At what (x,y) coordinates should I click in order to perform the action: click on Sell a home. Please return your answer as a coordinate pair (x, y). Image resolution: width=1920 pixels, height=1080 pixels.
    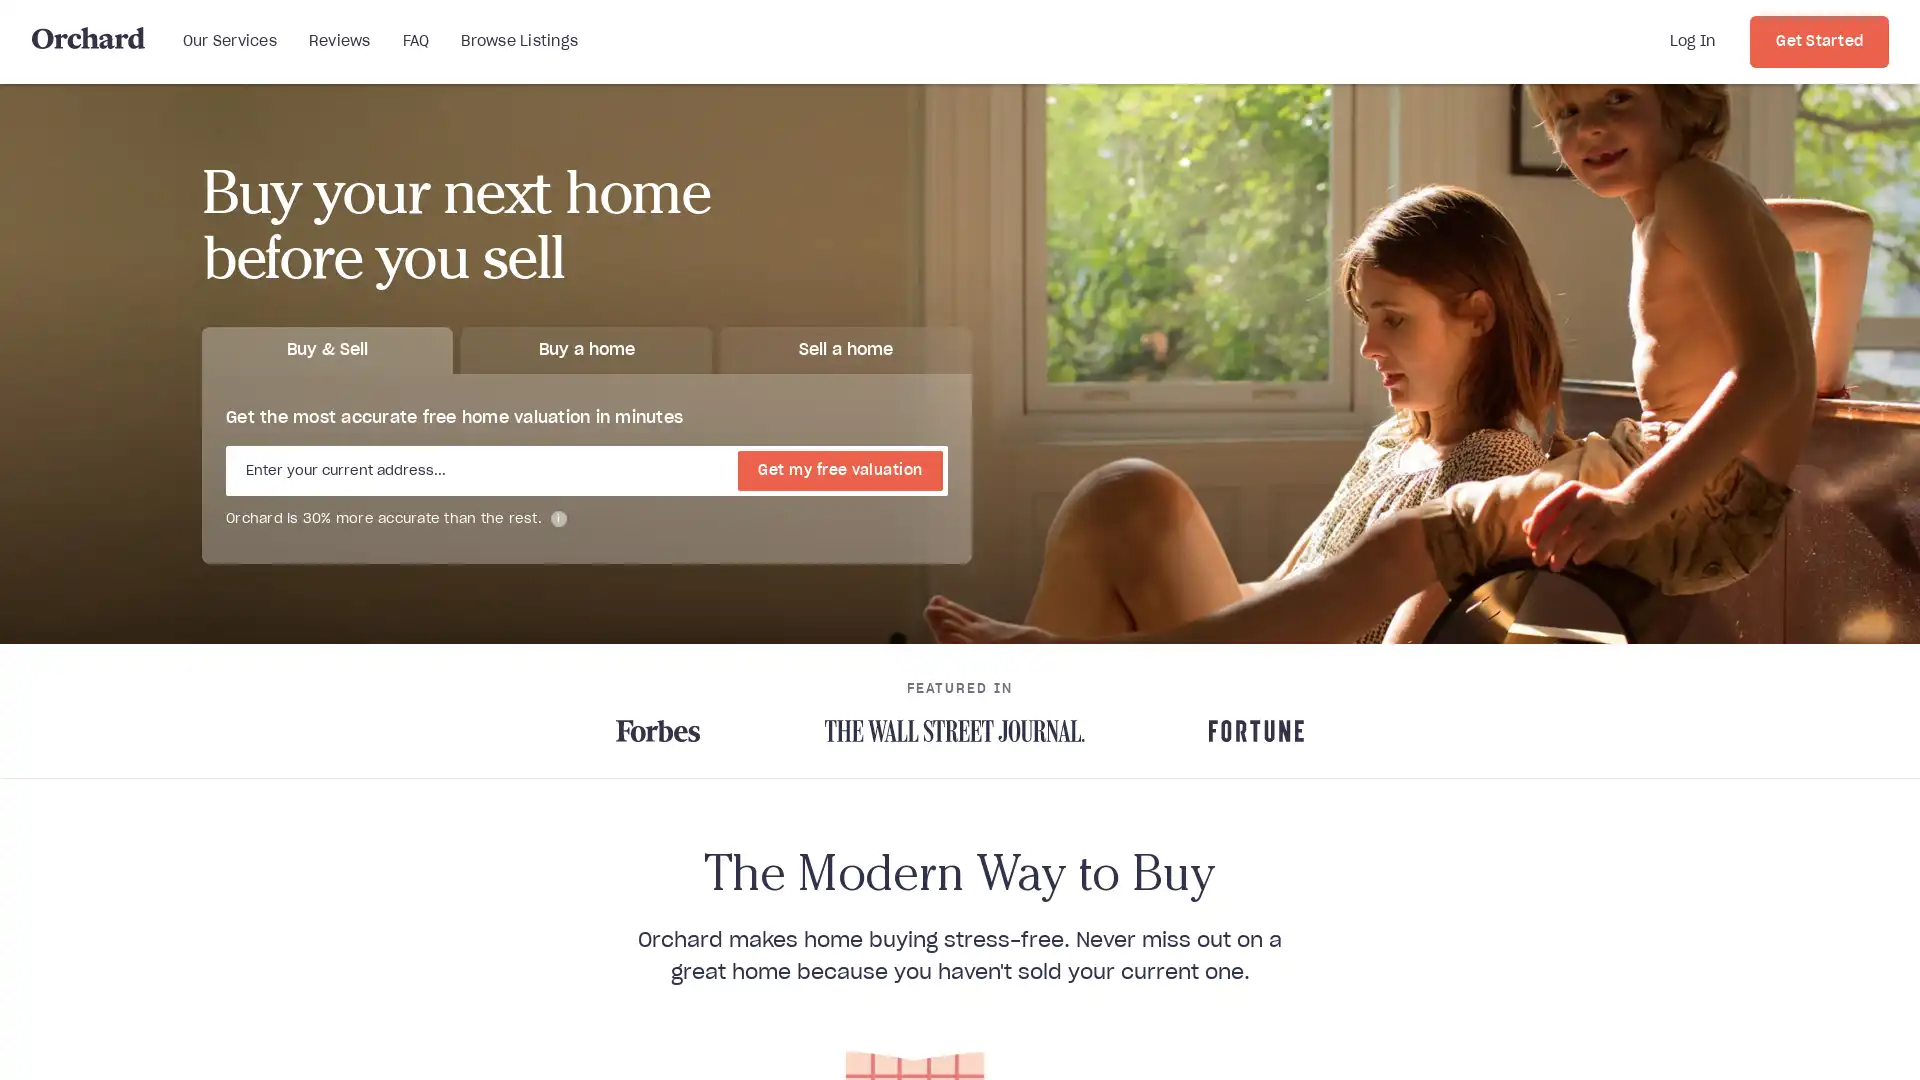
    Looking at the image, I should click on (845, 348).